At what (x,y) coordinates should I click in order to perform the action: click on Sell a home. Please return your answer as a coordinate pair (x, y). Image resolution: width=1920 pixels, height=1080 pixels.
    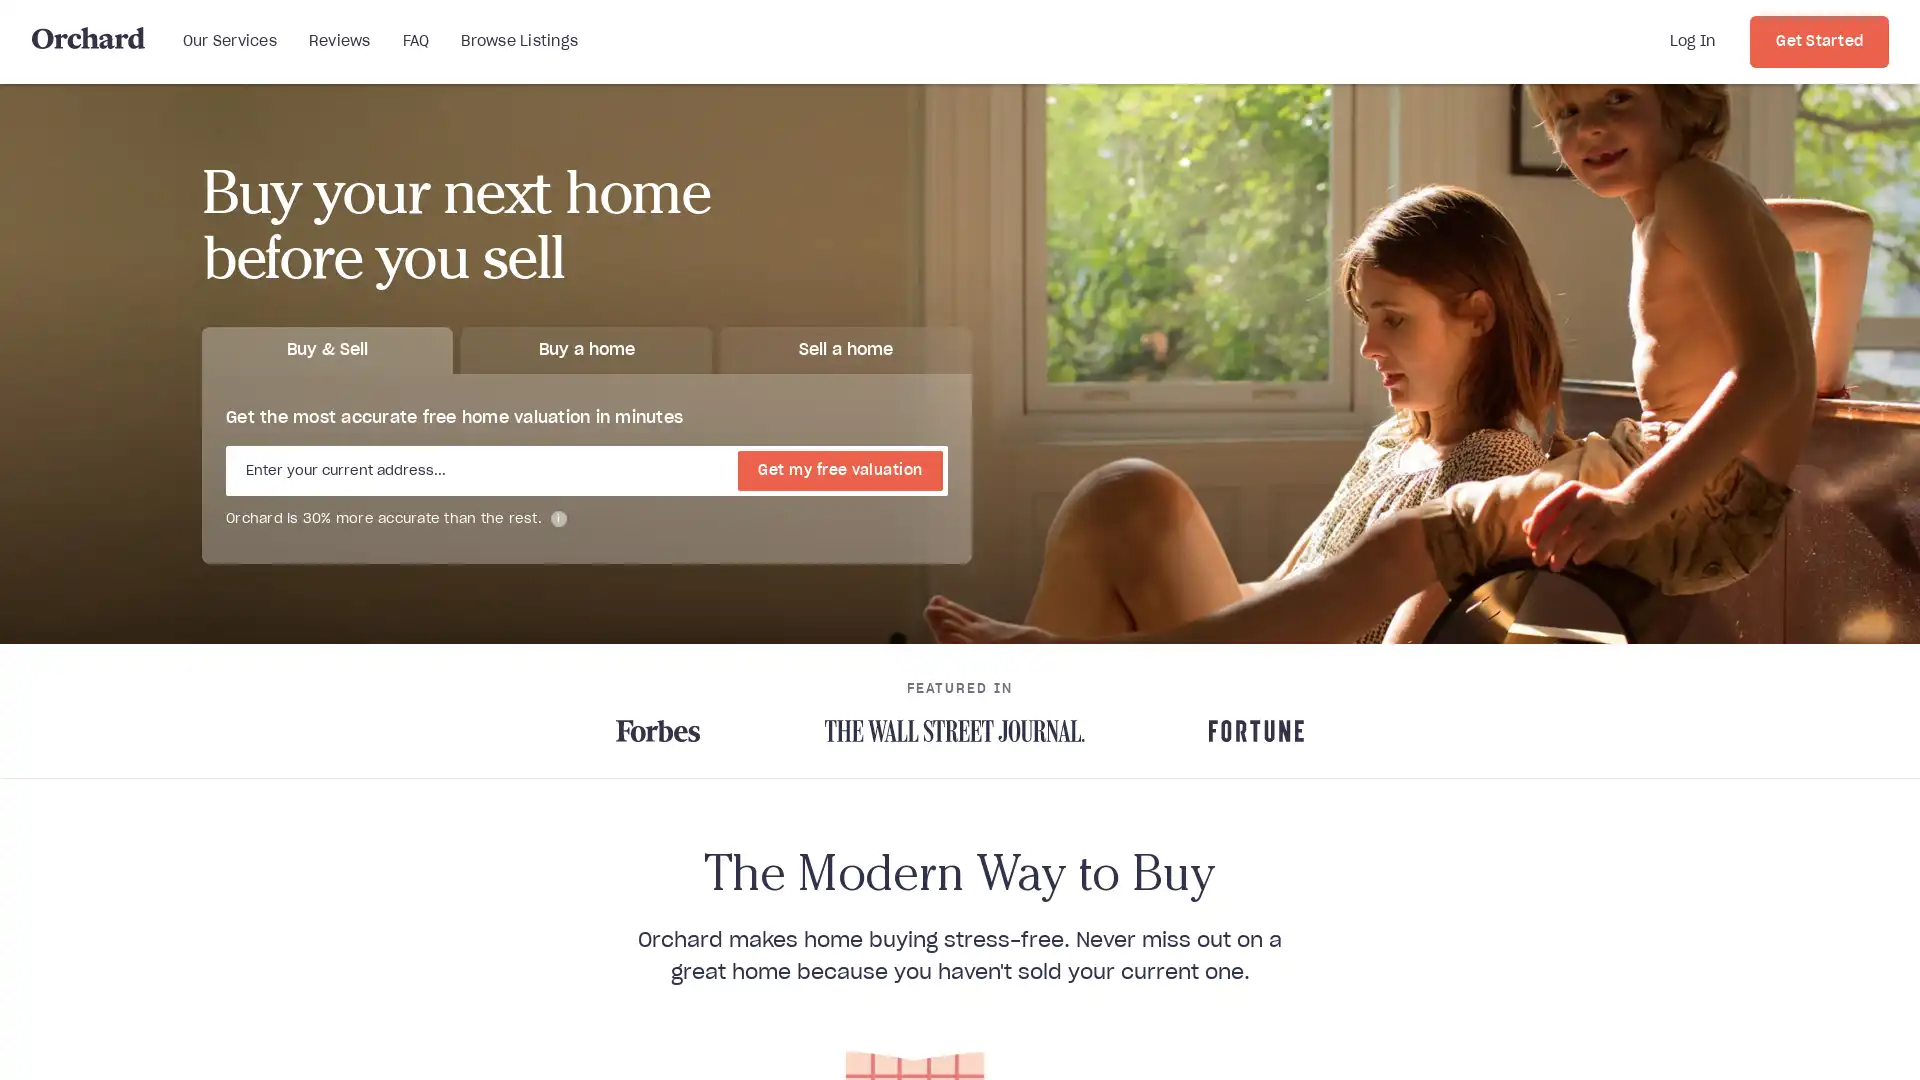
    Looking at the image, I should click on (845, 348).